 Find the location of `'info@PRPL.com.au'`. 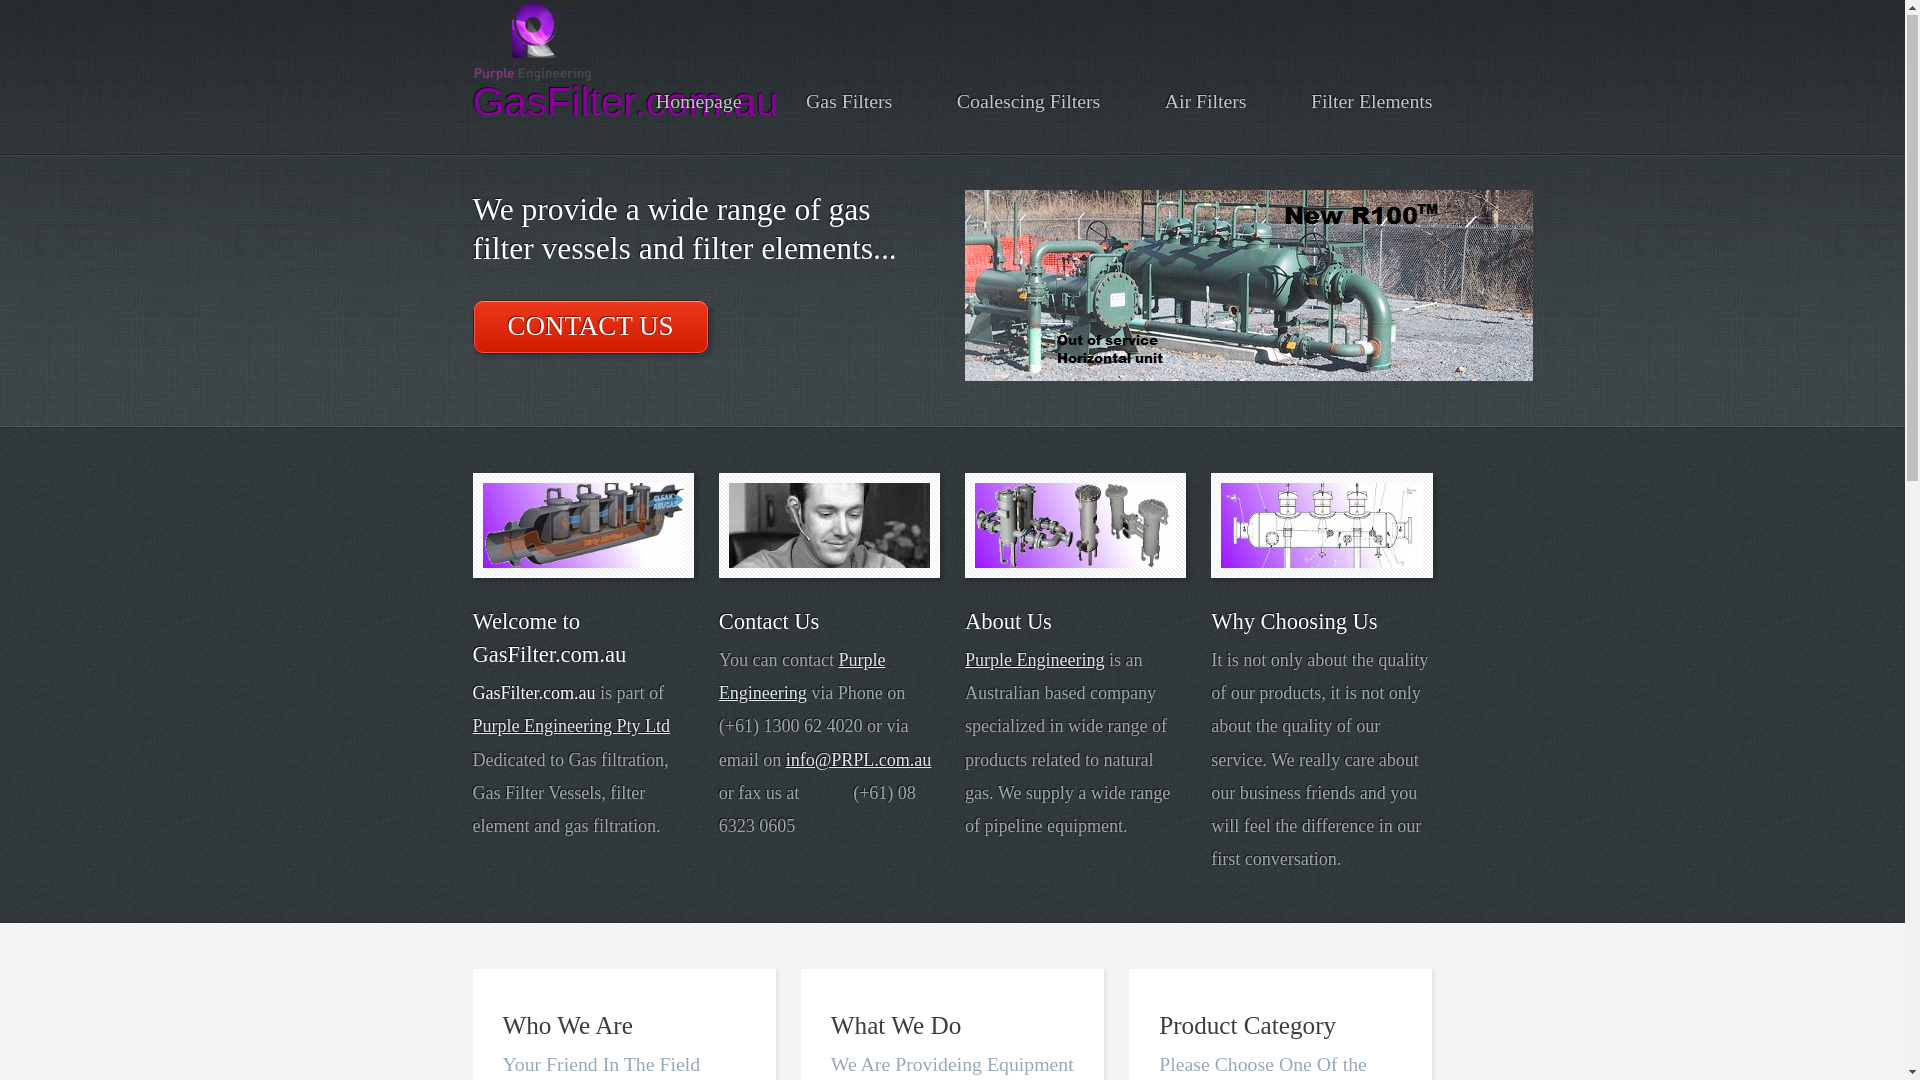

'info@PRPL.com.au' is located at coordinates (785, 760).